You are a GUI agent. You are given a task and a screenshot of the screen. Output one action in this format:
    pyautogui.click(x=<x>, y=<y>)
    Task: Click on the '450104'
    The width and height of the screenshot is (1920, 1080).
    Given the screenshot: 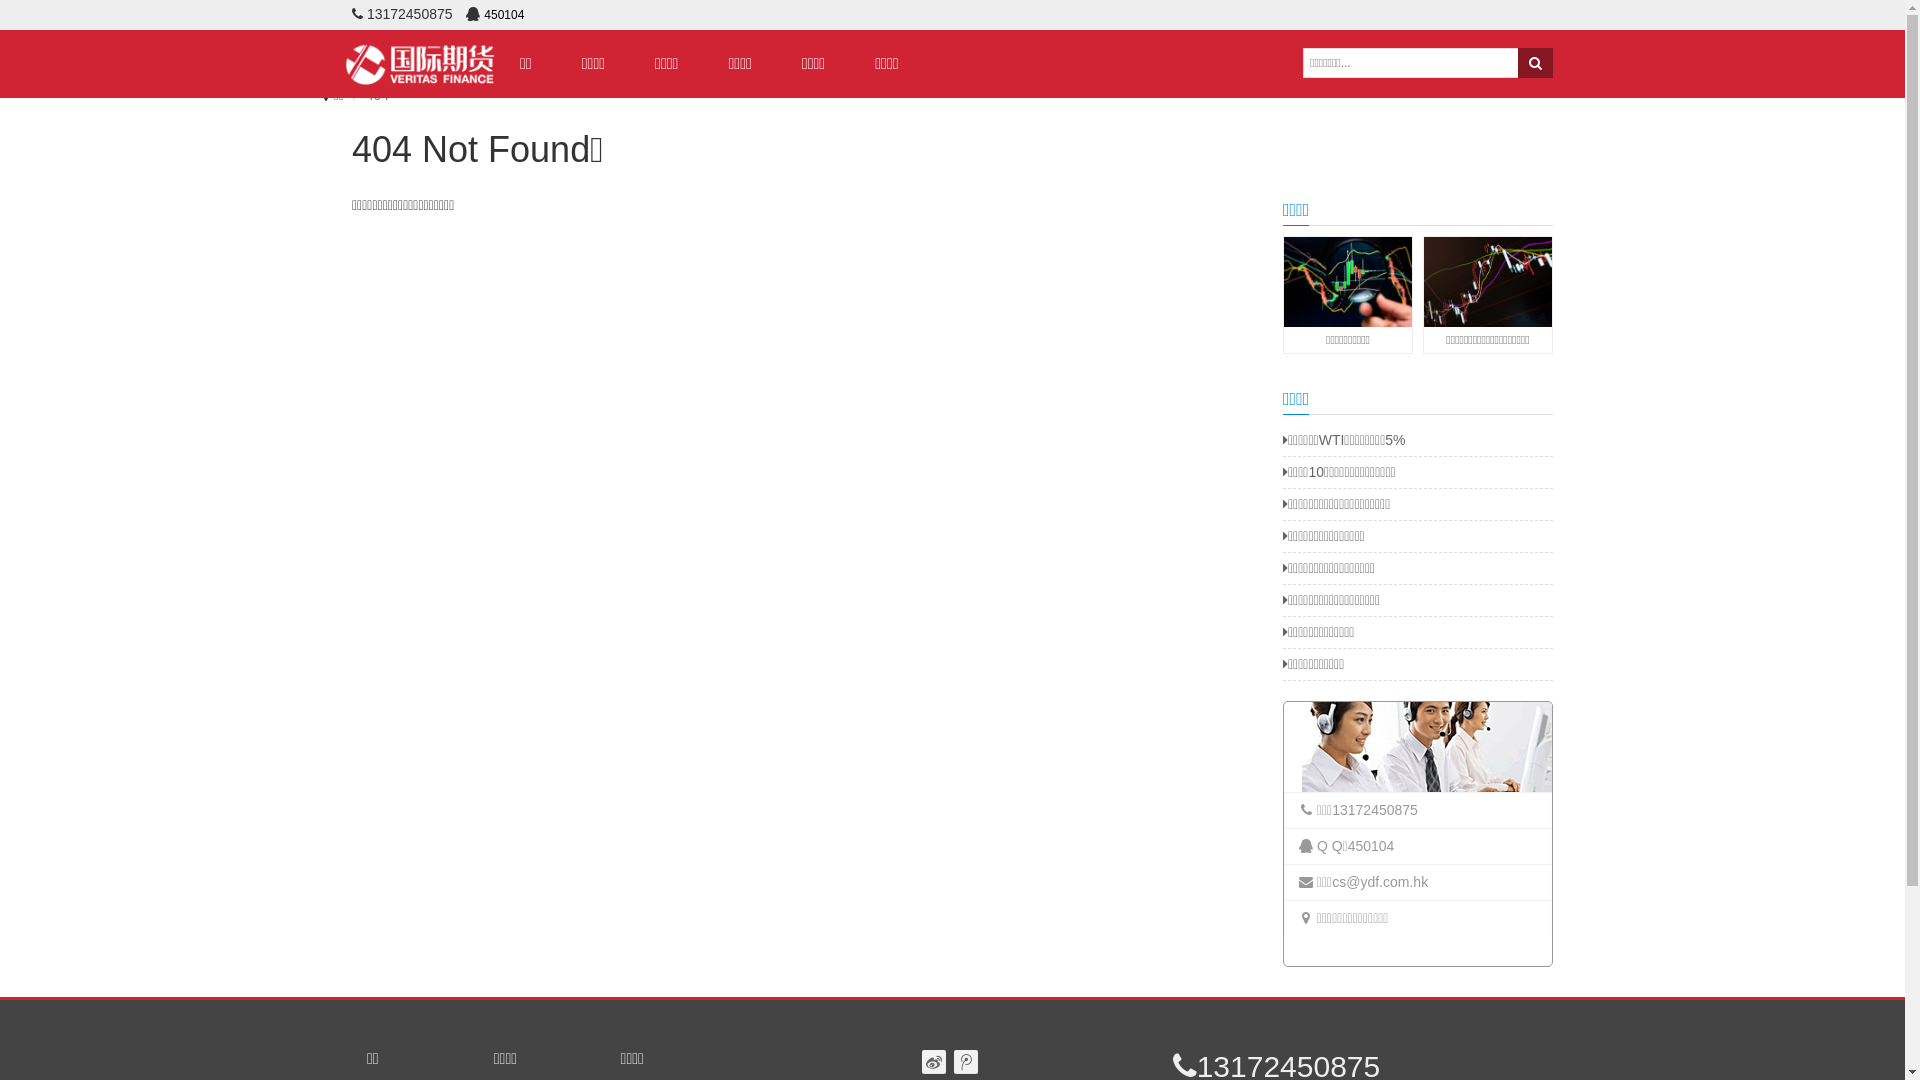 What is the action you would take?
    pyautogui.click(x=1370, y=845)
    